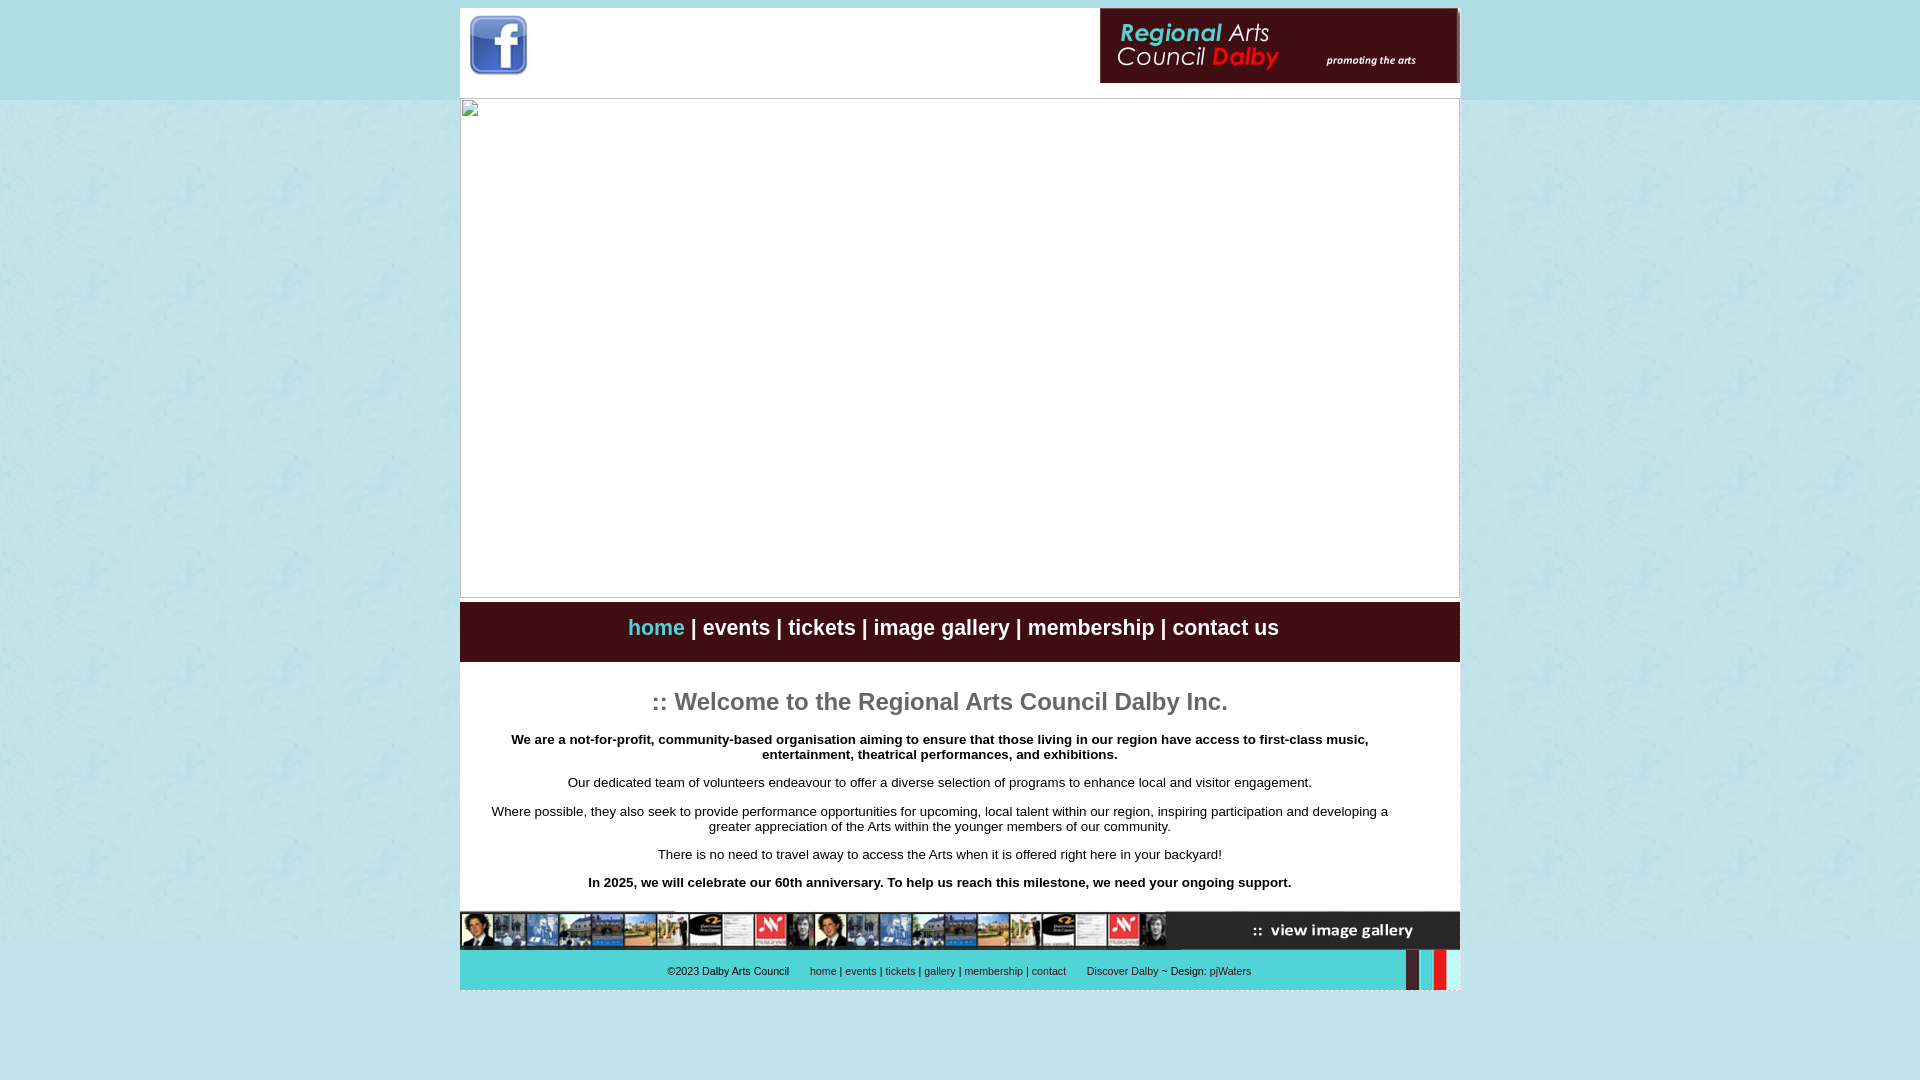 Image resolution: width=1920 pixels, height=1080 pixels. What do you see at coordinates (1208, 970) in the screenshot?
I see `'pjWaters'` at bounding box center [1208, 970].